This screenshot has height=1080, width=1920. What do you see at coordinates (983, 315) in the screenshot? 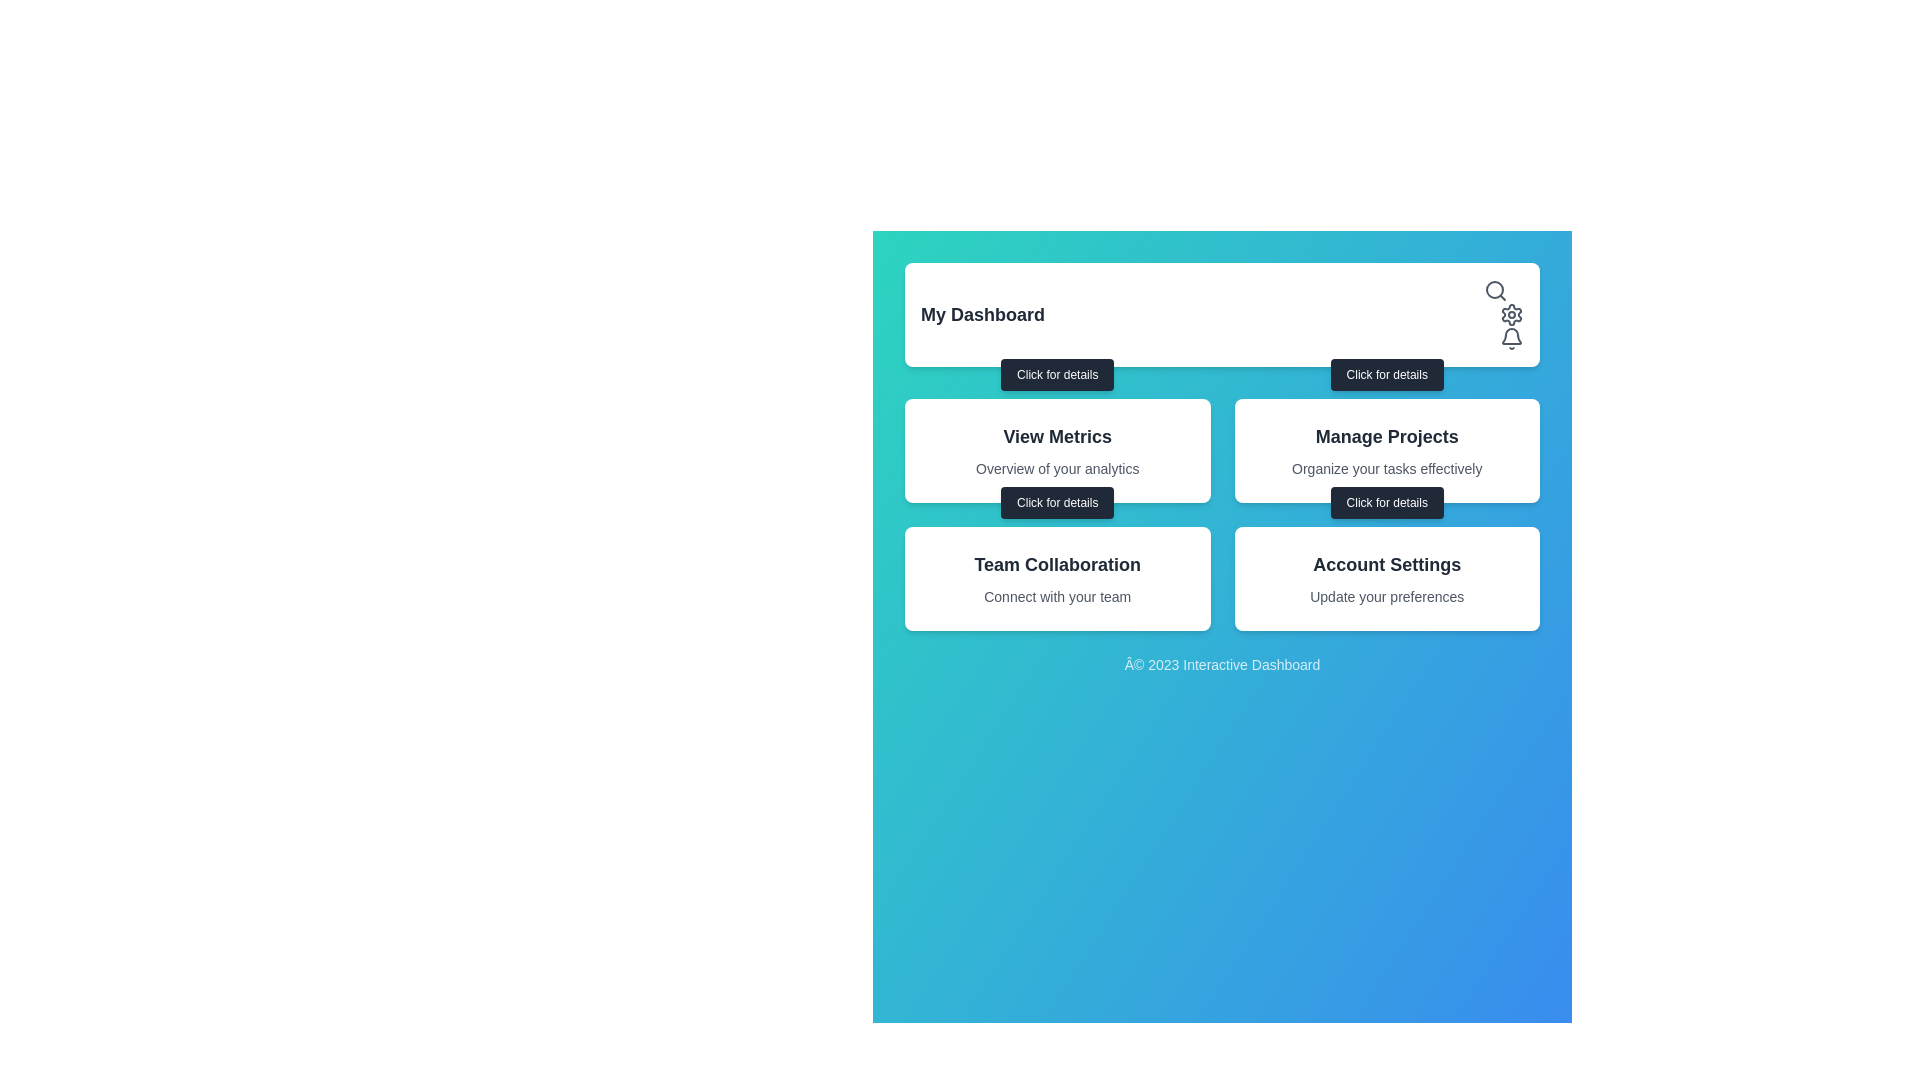
I see `the Text Label that serves as a title or heading, located in the upper left corner of a larger box component, above the settings gear and search icons` at bounding box center [983, 315].